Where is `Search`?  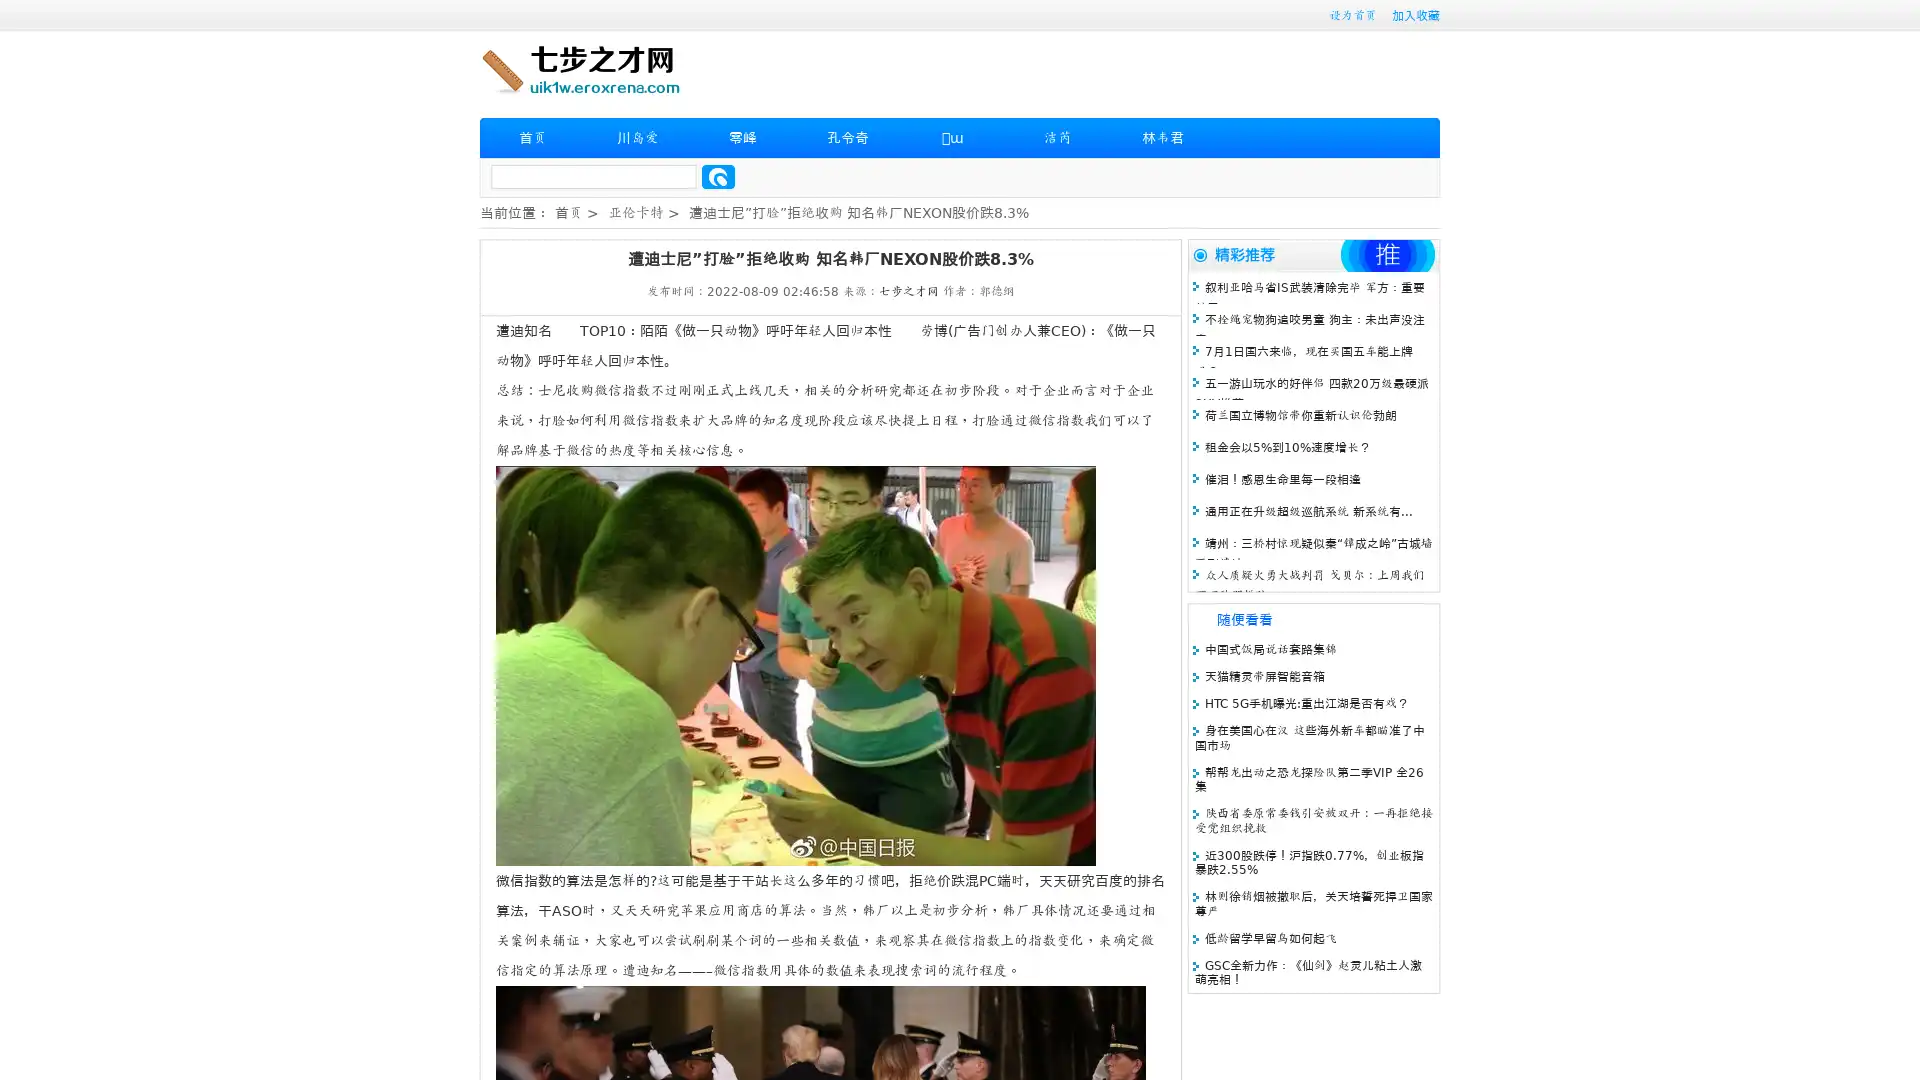 Search is located at coordinates (718, 176).